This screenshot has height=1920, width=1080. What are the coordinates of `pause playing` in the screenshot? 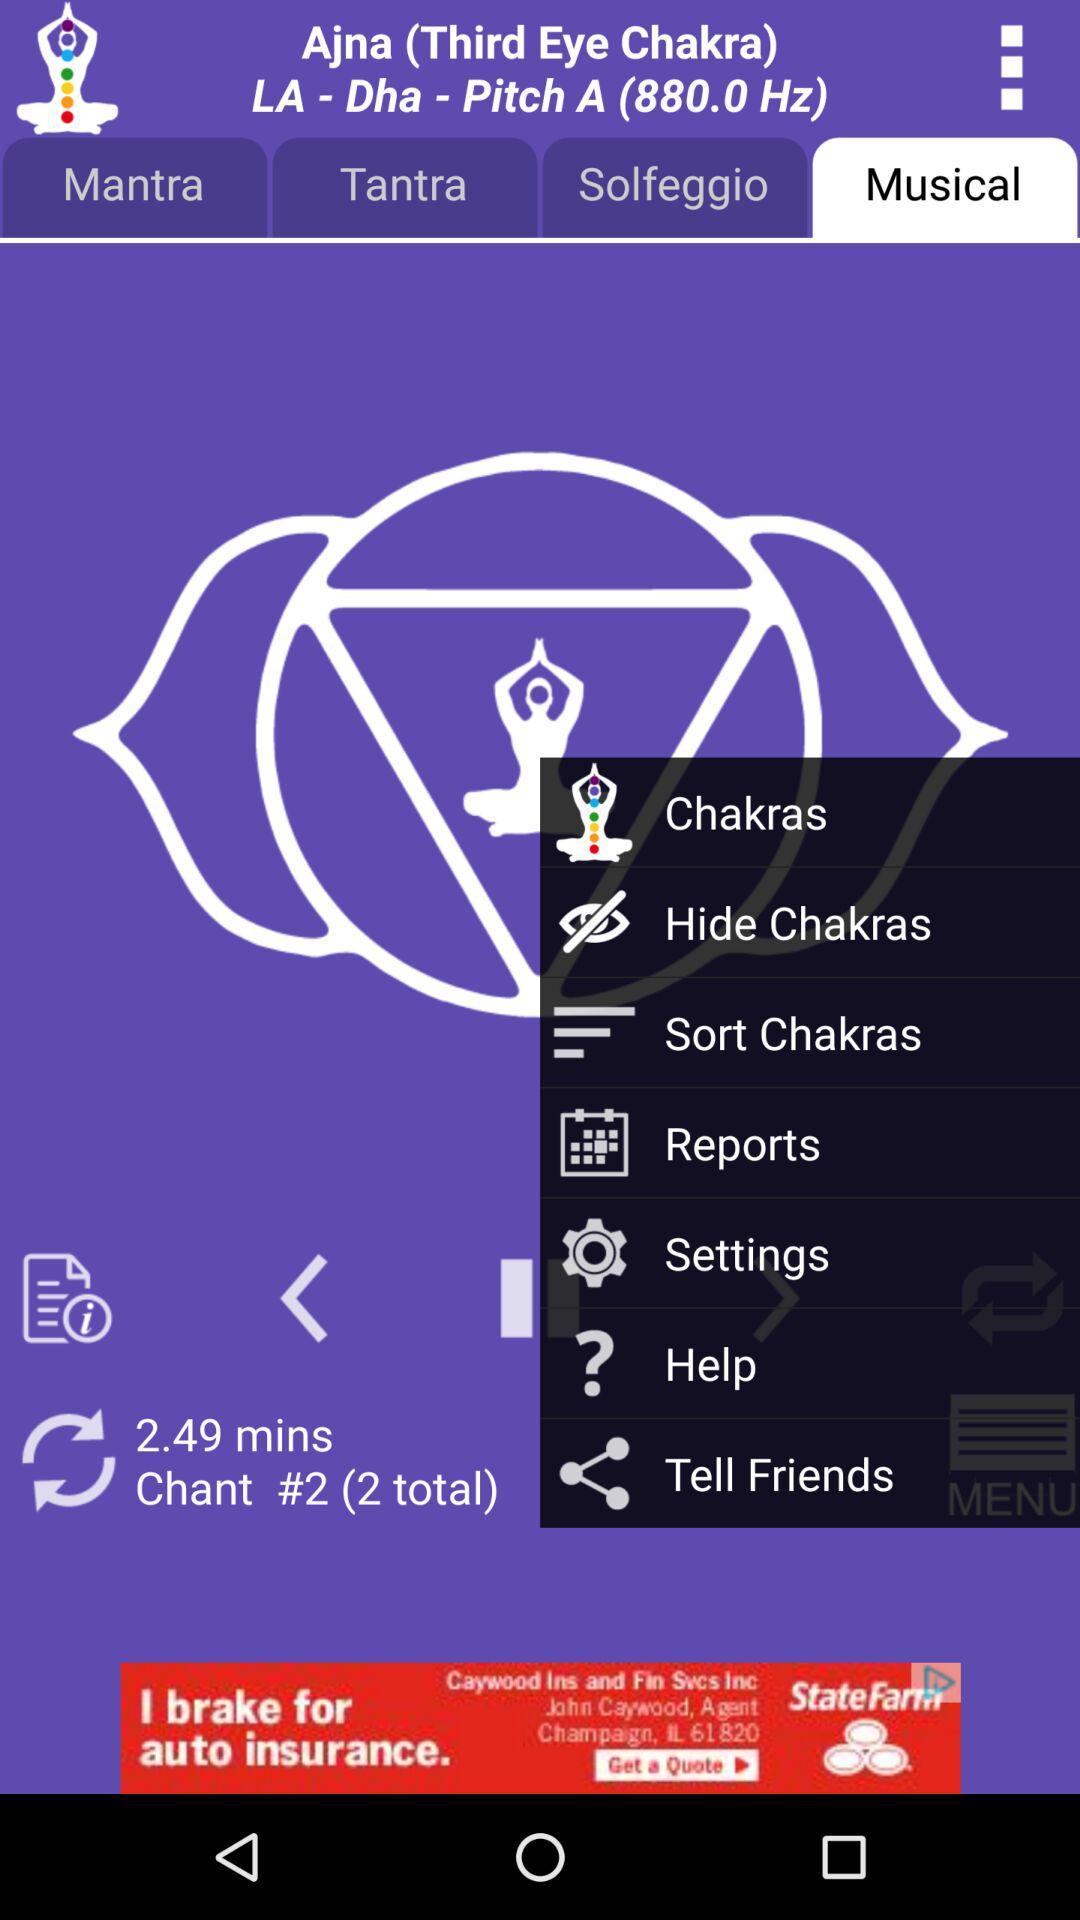 It's located at (540, 1298).